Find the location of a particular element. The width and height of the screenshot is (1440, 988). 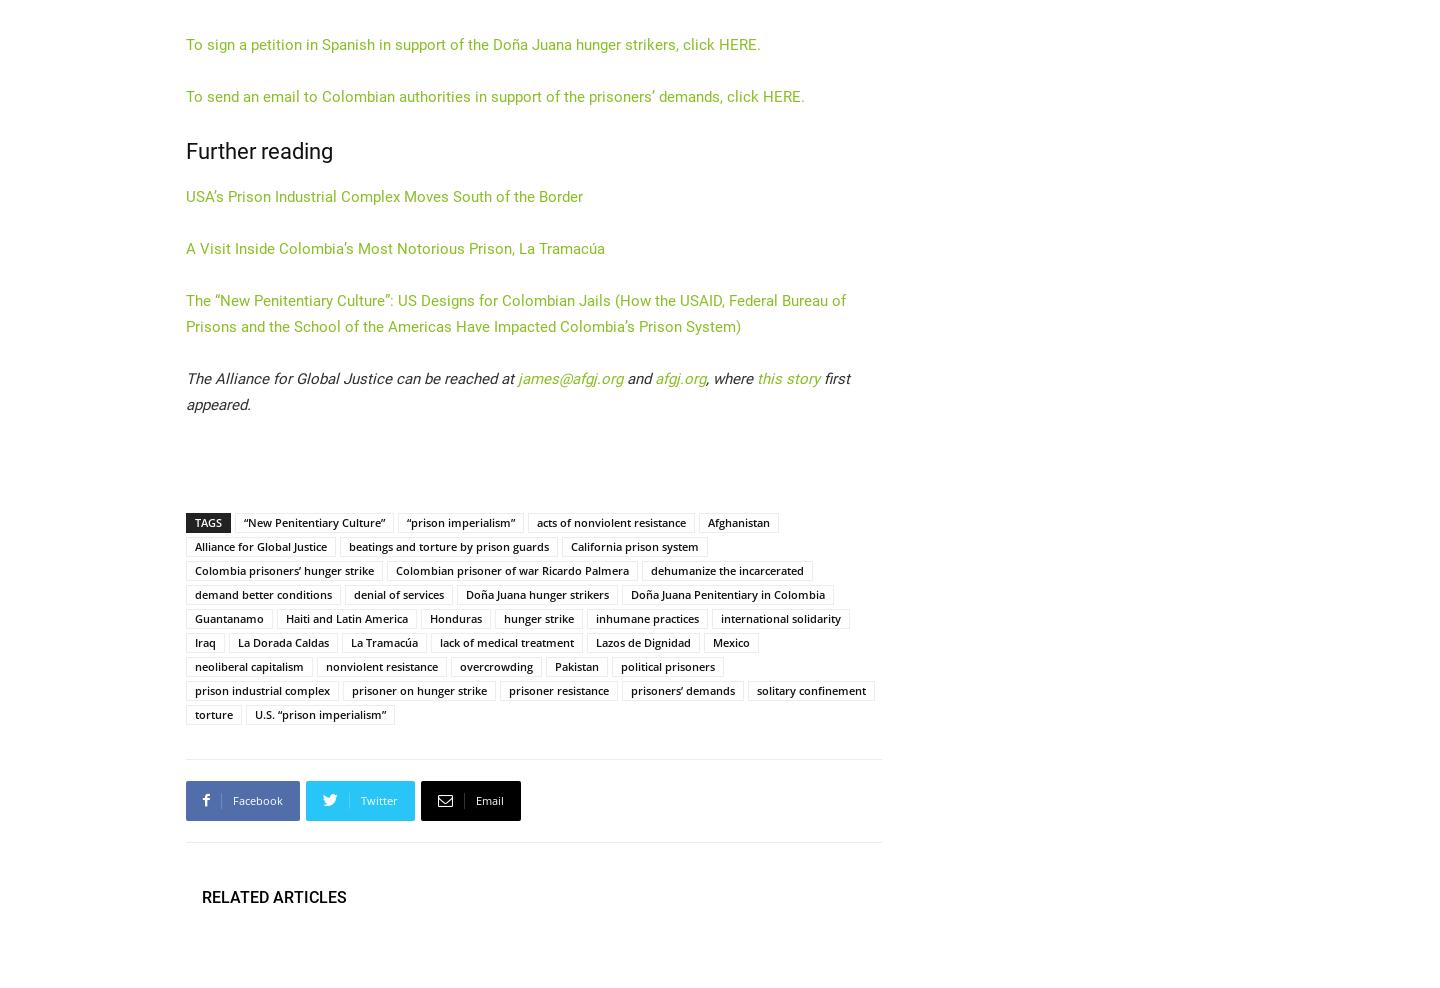

'The Alliance for Global Justice can be reached at' is located at coordinates (351, 377).